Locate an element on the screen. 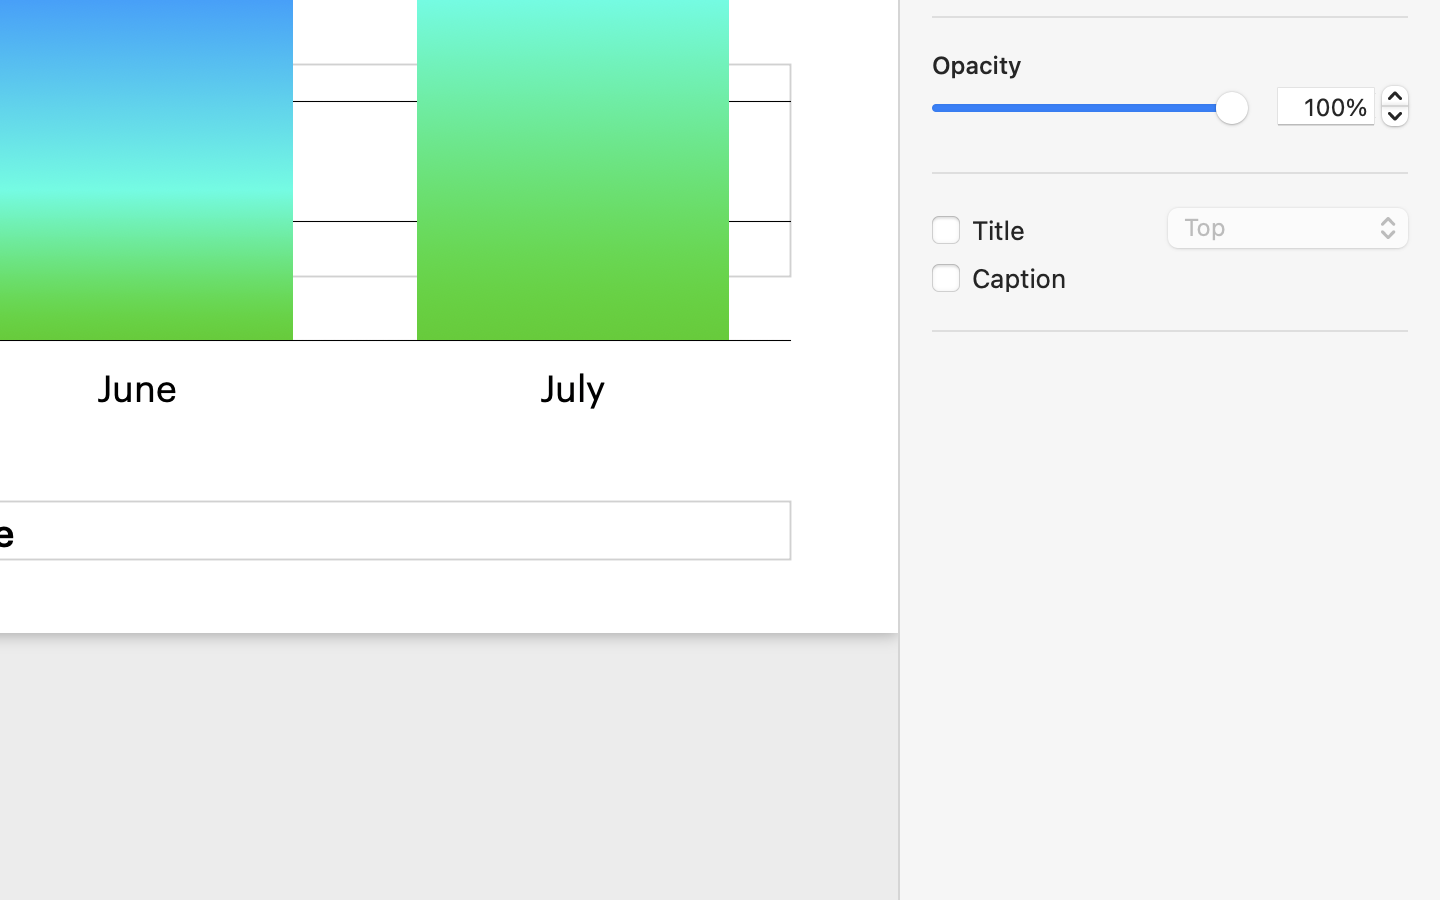  '100%' is located at coordinates (1324, 105).